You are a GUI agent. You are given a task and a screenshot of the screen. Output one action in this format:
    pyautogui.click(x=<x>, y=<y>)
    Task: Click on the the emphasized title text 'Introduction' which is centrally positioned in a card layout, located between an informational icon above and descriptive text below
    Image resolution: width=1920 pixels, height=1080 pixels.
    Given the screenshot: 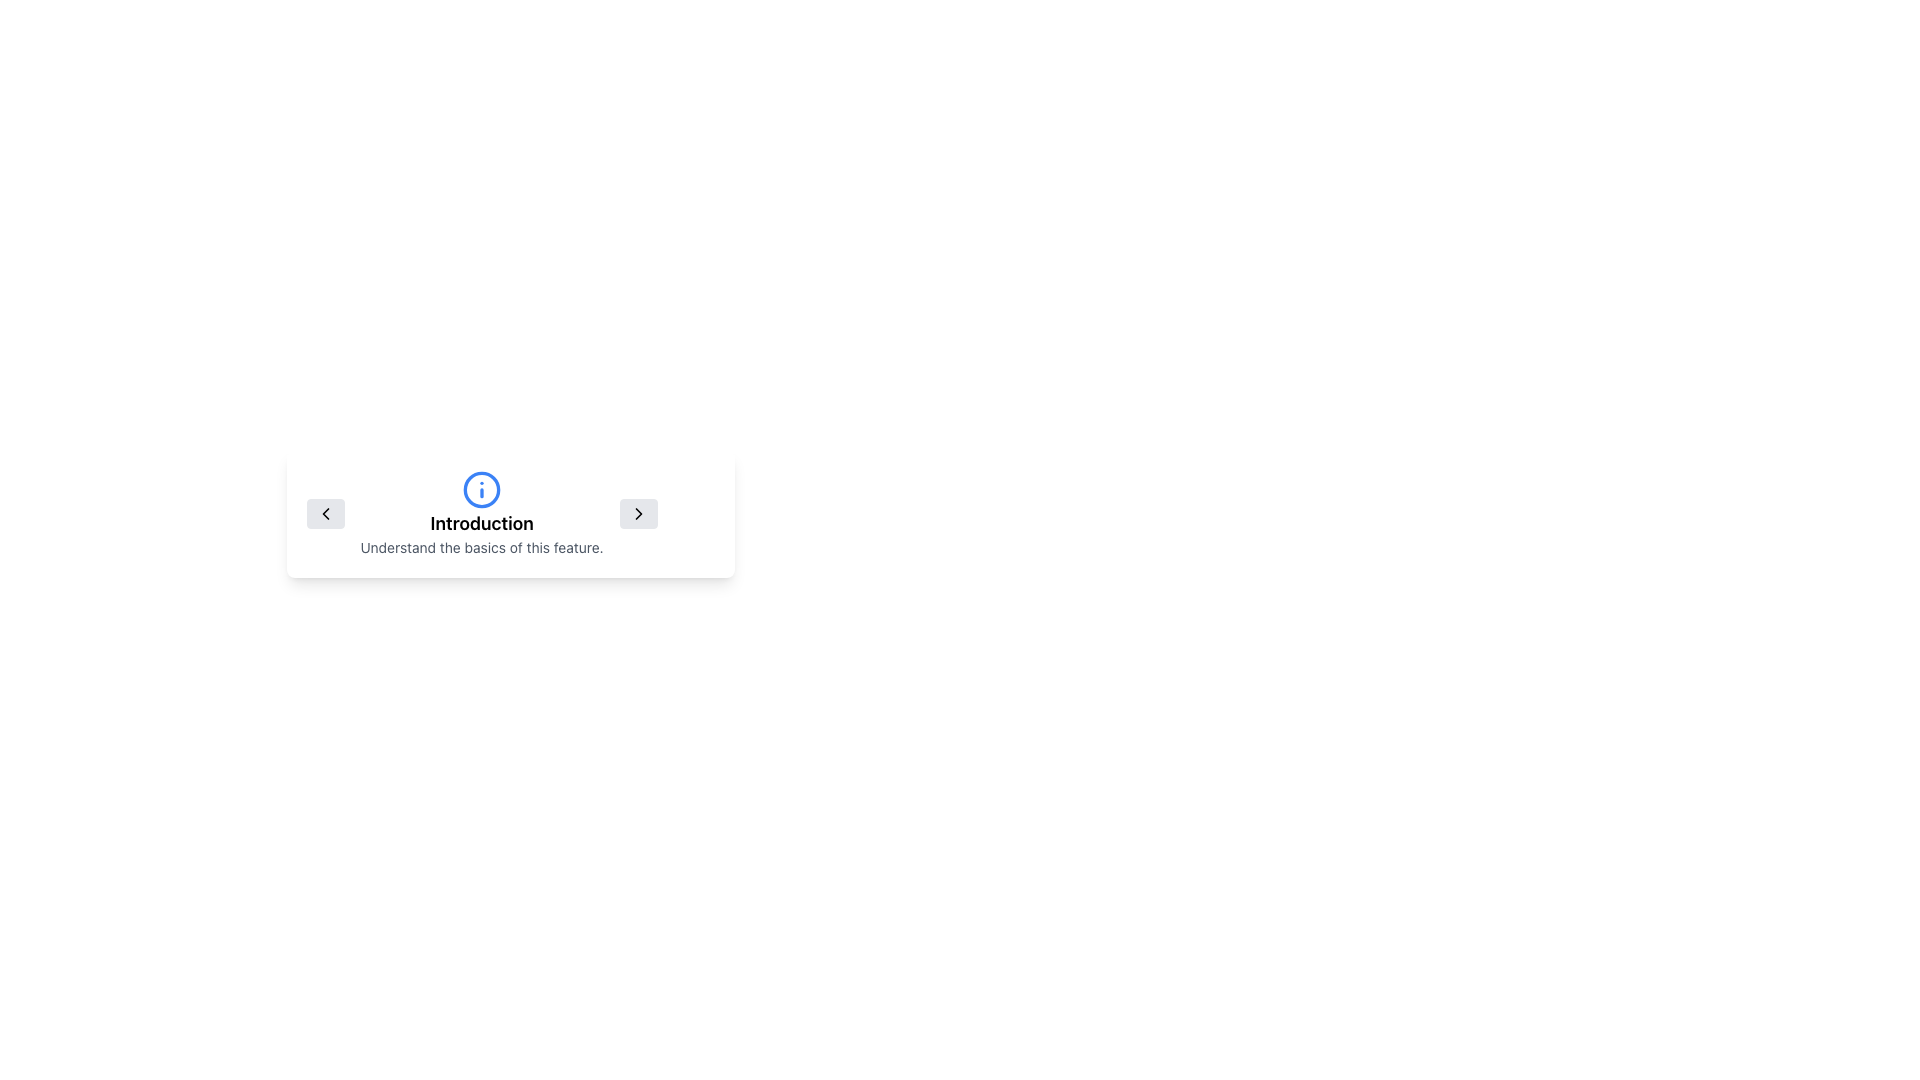 What is the action you would take?
    pyautogui.click(x=482, y=523)
    